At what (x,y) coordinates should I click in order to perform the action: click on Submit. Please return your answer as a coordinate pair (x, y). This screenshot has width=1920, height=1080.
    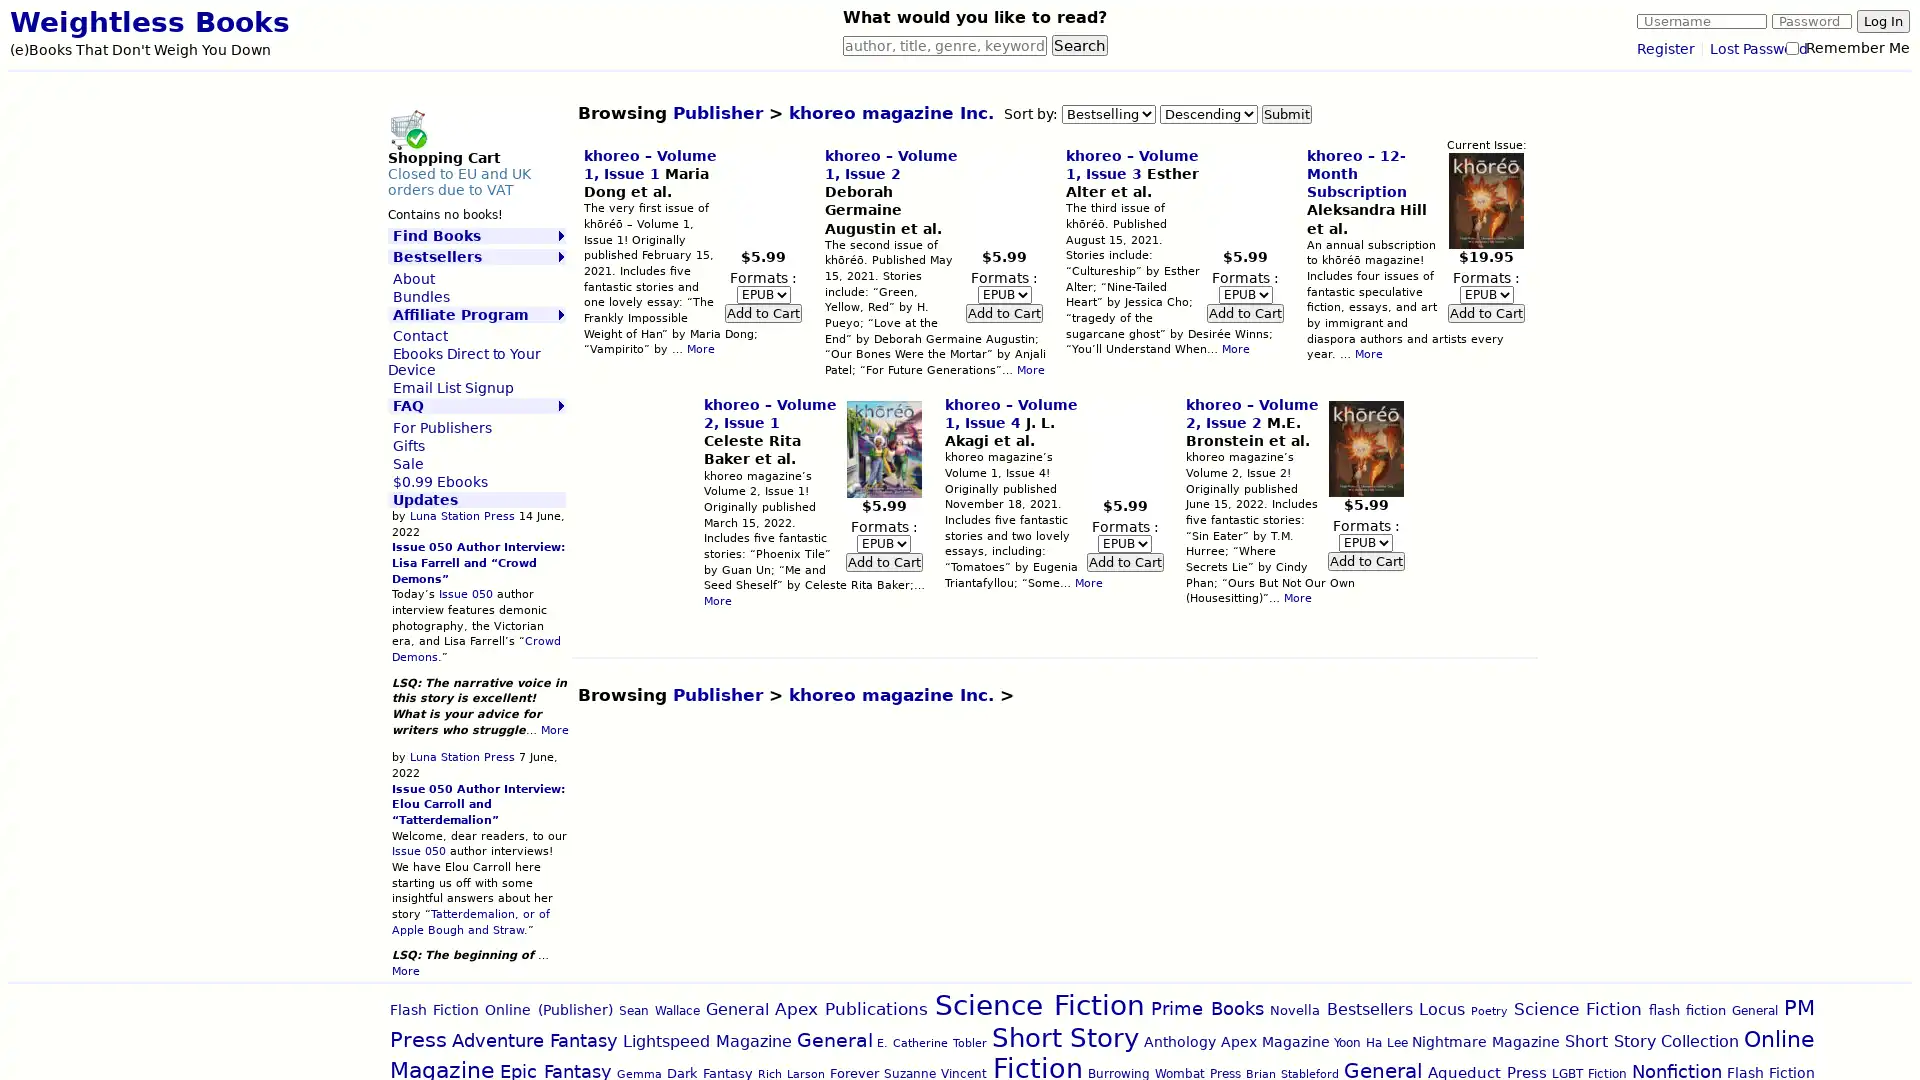
    Looking at the image, I should click on (1286, 113).